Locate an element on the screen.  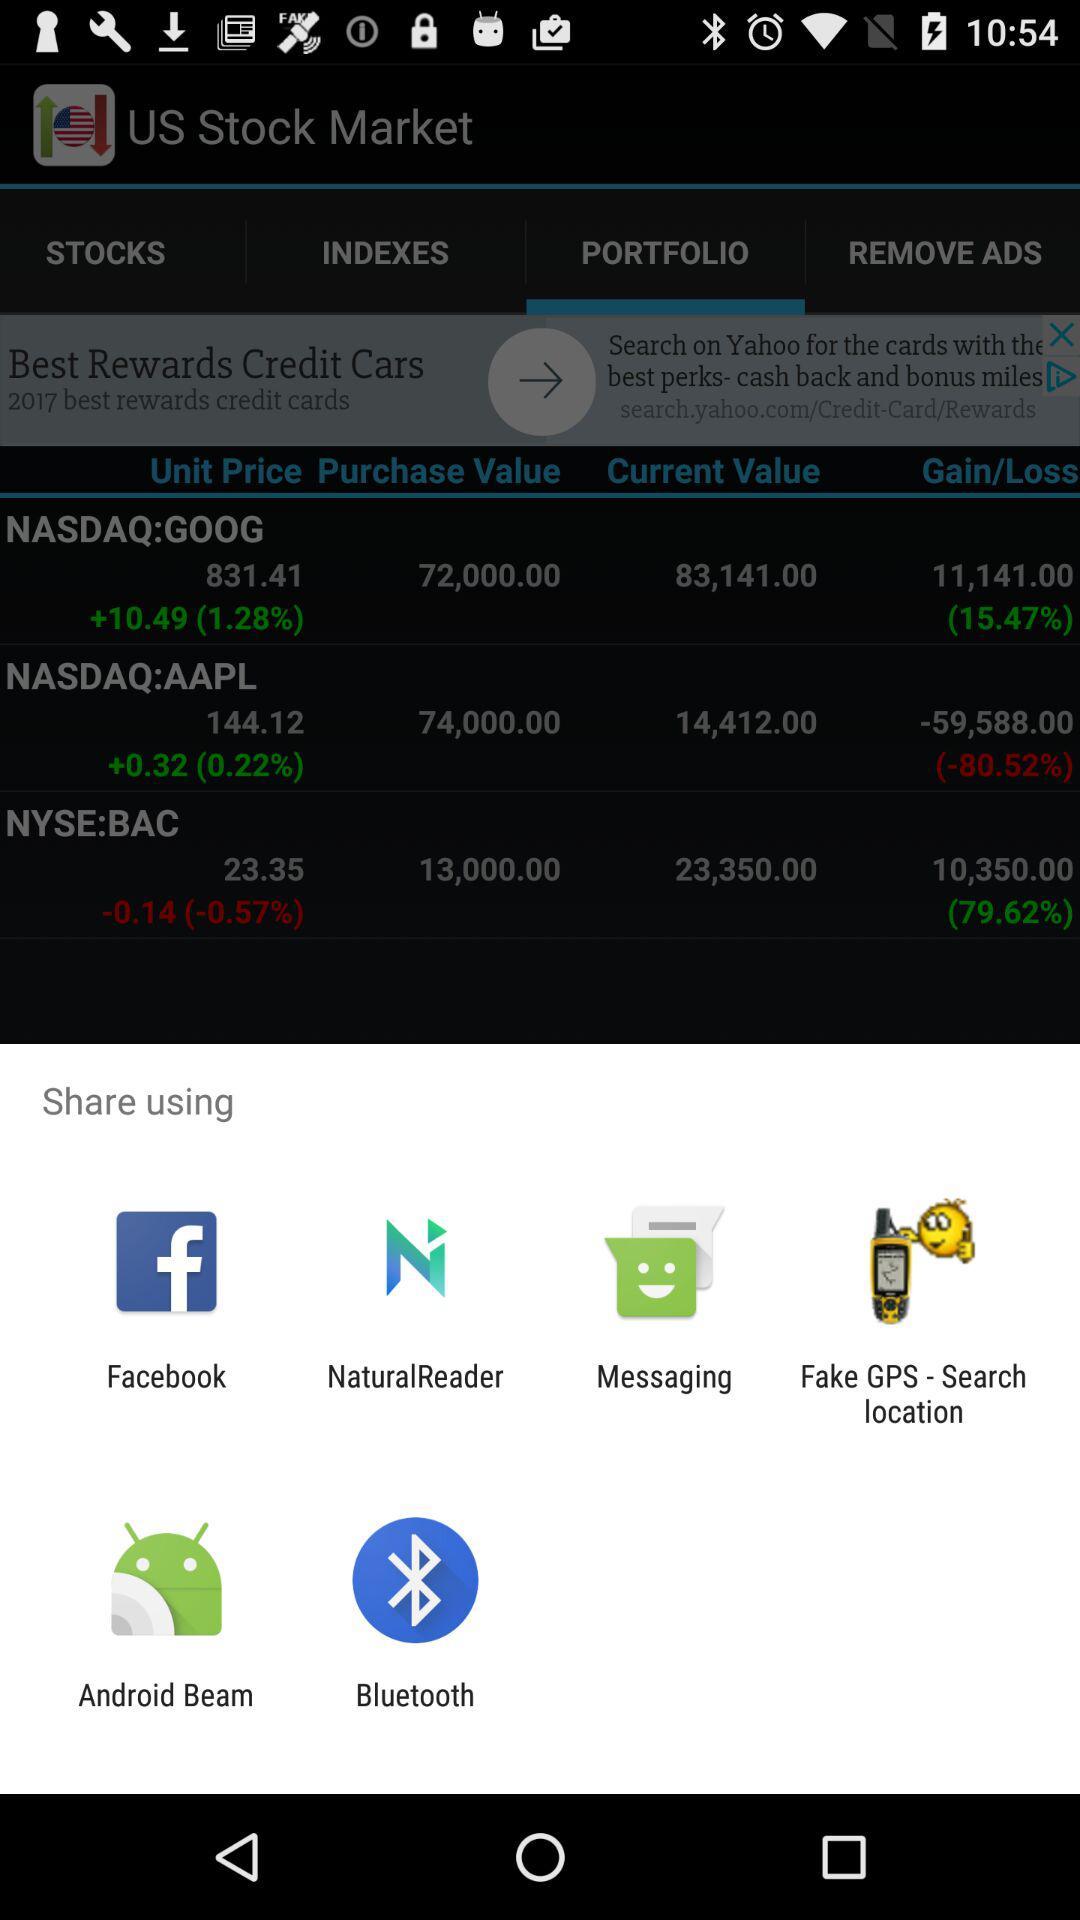
the app next to messaging item is located at coordinates (913, 1392).